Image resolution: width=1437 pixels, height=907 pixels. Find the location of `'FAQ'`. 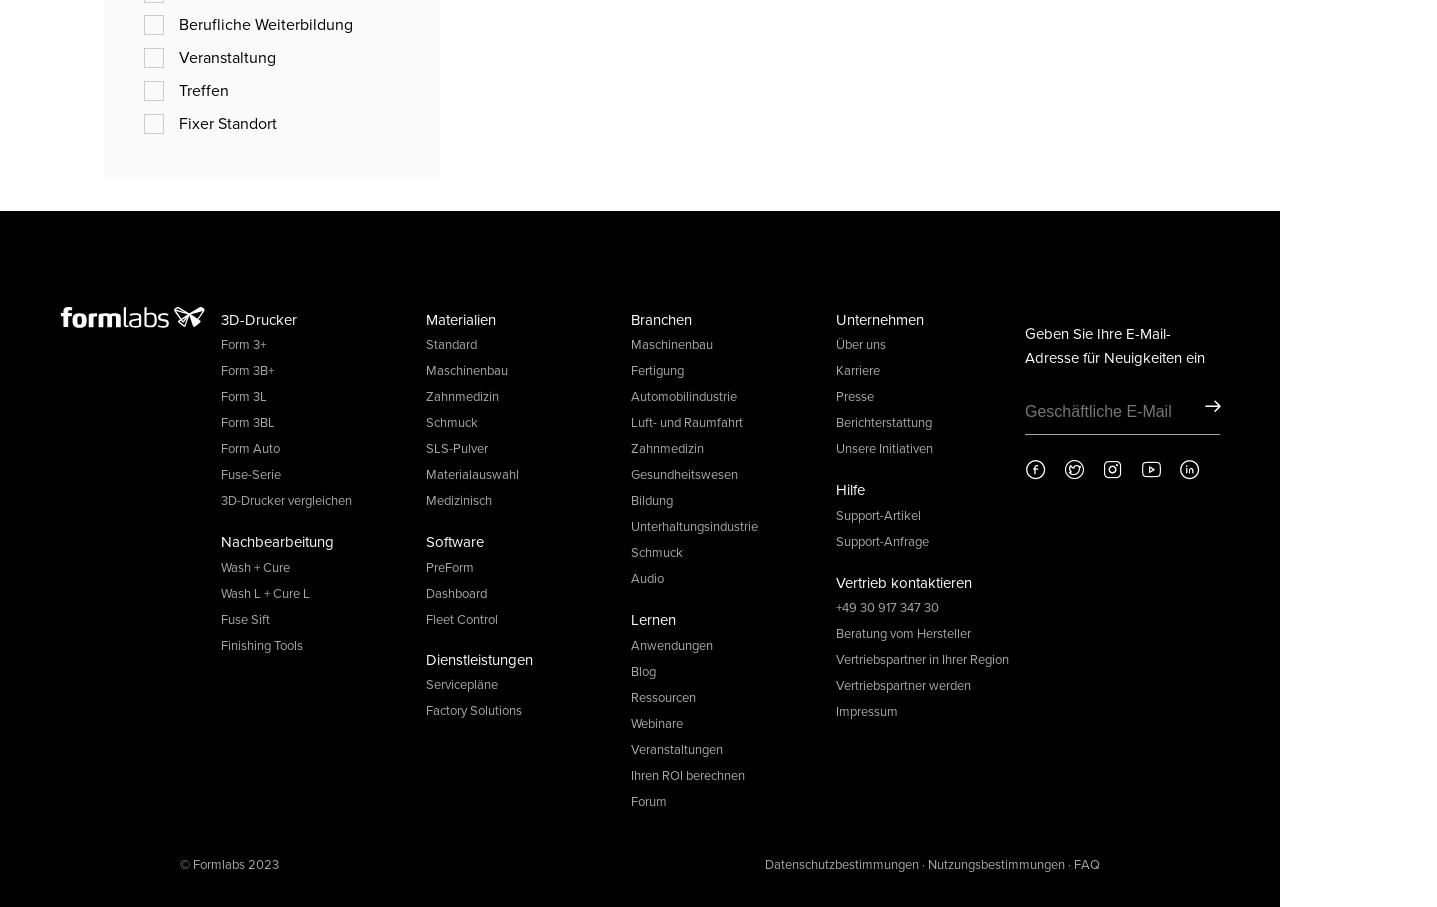

'FAQ' is located at coordinates (1086, 862).